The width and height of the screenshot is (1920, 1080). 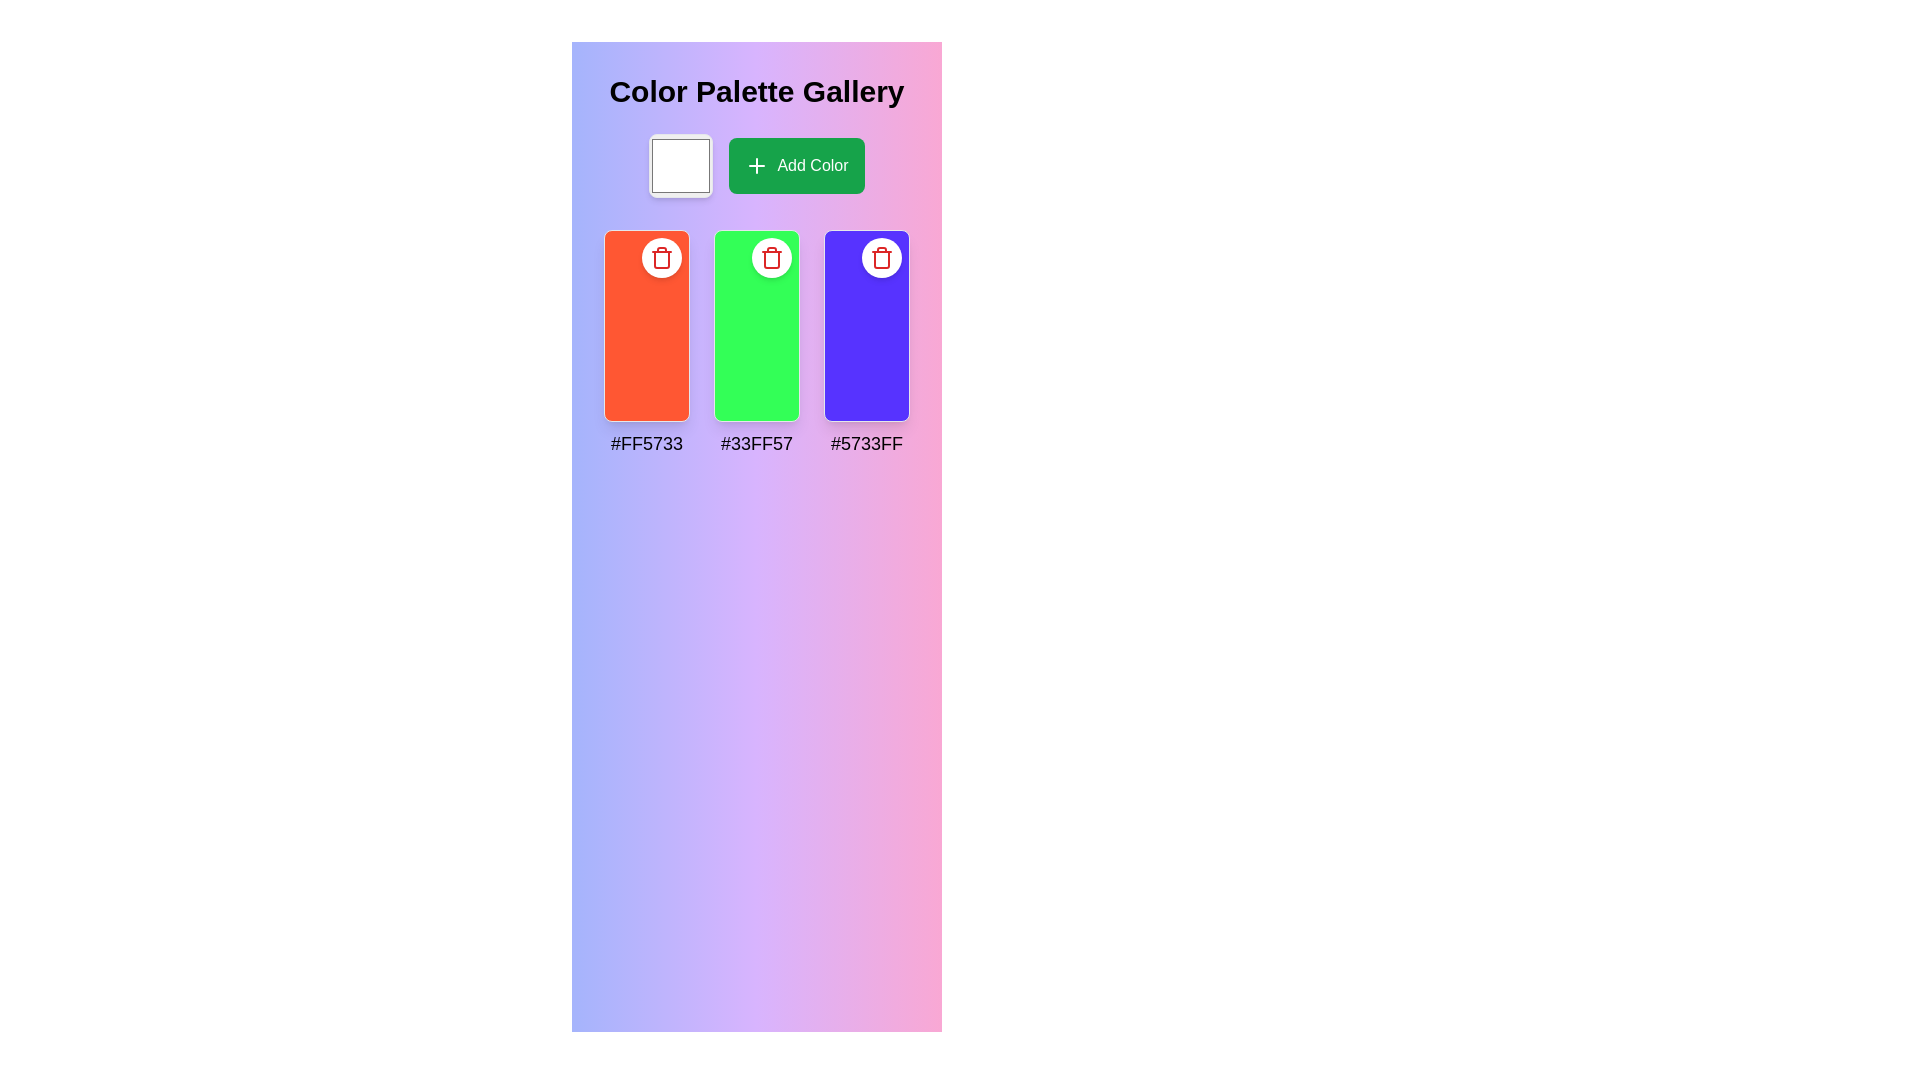 I want to click on the circular delete button with a white background and red border, featuring a red trash can icon, located in the top-right corner of the color tile, so click(x=662, y=257).